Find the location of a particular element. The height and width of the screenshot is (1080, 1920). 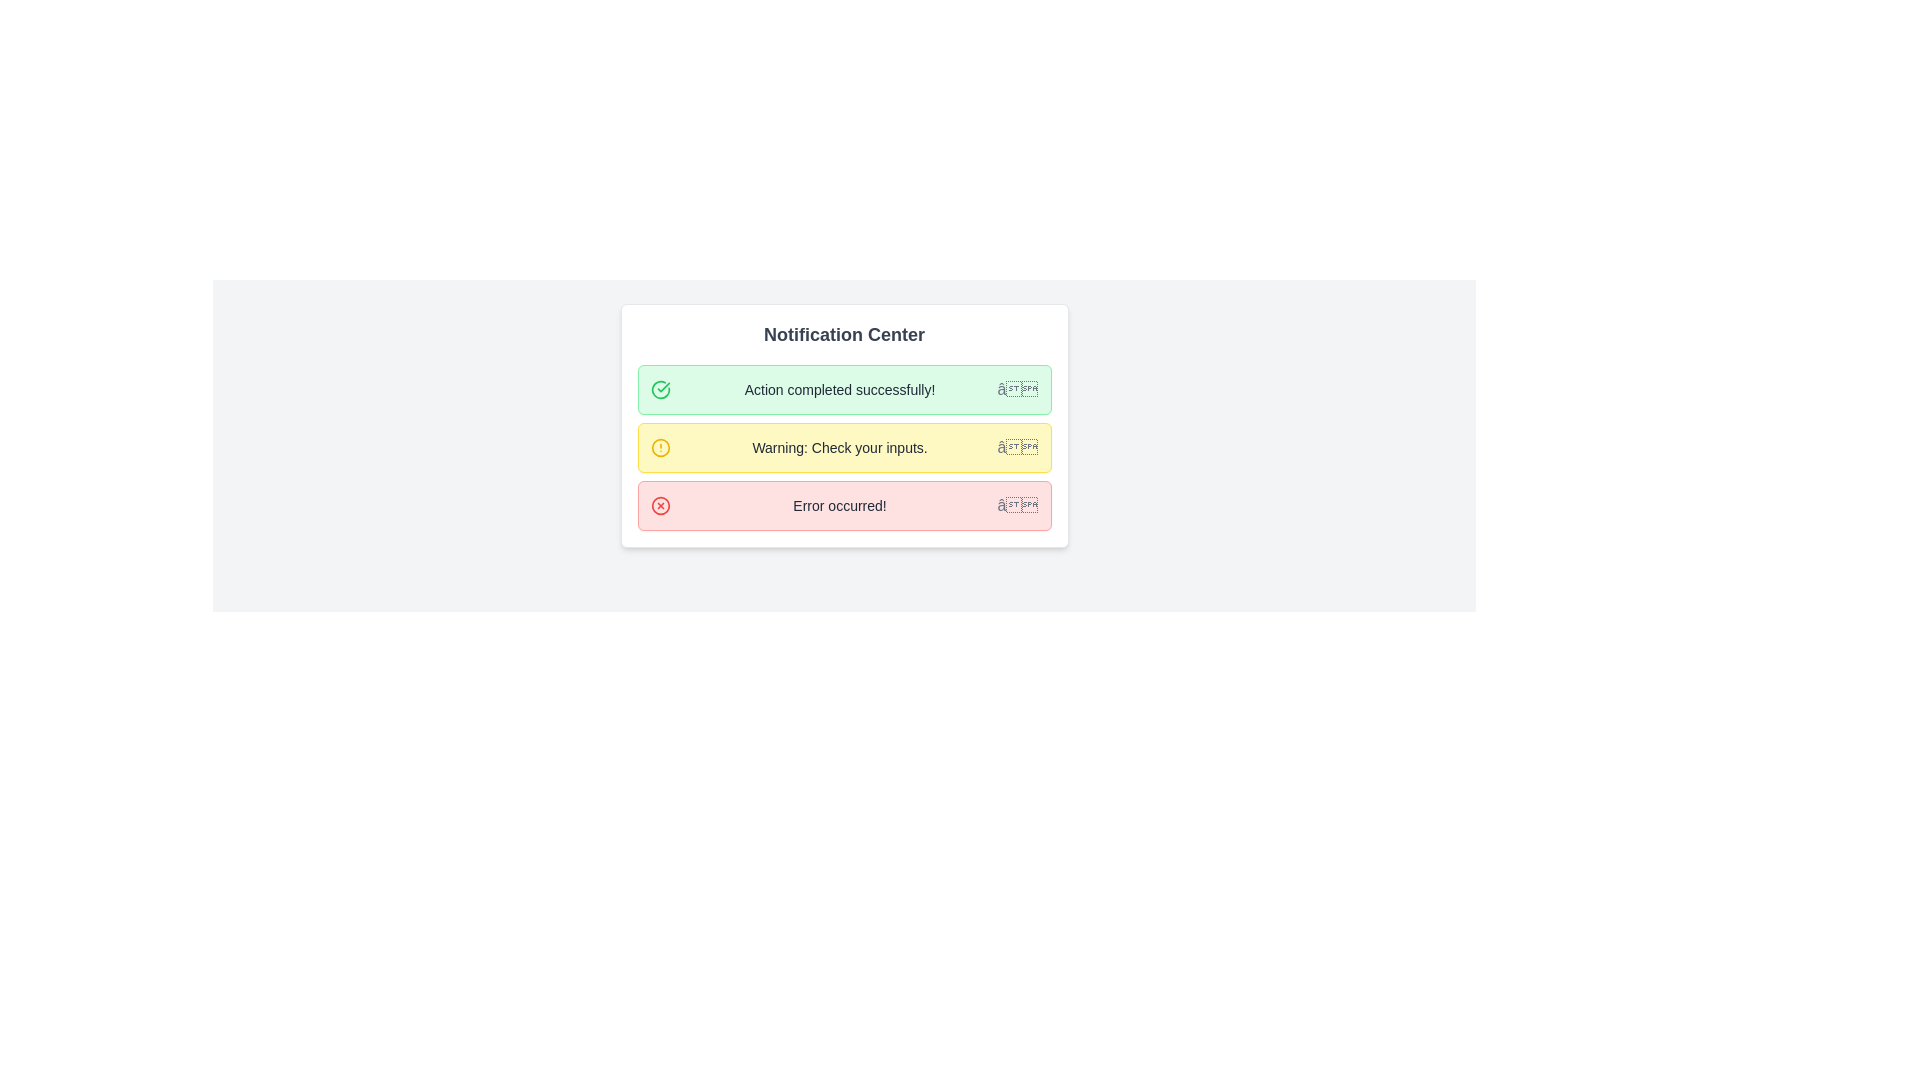

the button with the gray 'âœ–' icon located at the right side of the green notification bar labeled 'Action completed successfully!' is located at coordinates (1017, 389).